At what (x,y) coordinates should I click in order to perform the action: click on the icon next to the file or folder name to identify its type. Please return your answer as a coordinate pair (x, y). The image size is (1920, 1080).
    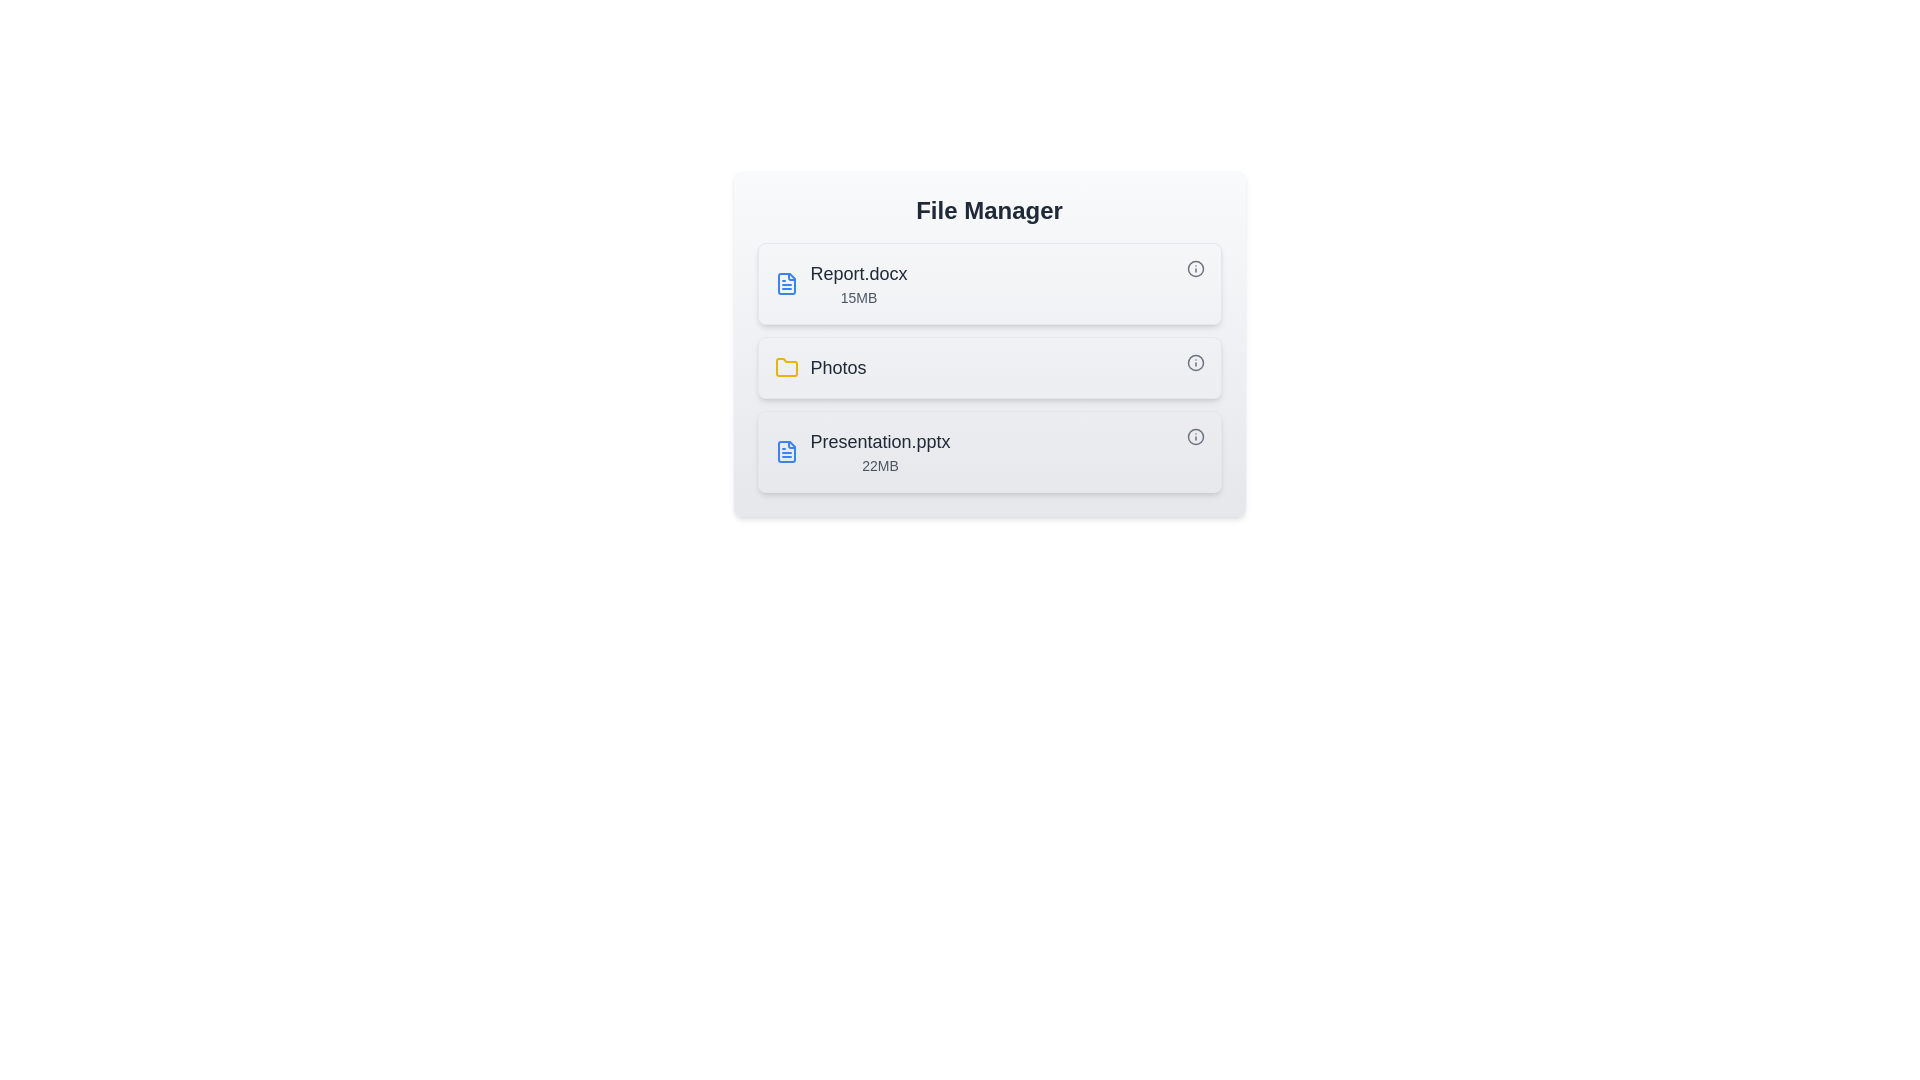
    Looking at the image, I should click on (785, 284).